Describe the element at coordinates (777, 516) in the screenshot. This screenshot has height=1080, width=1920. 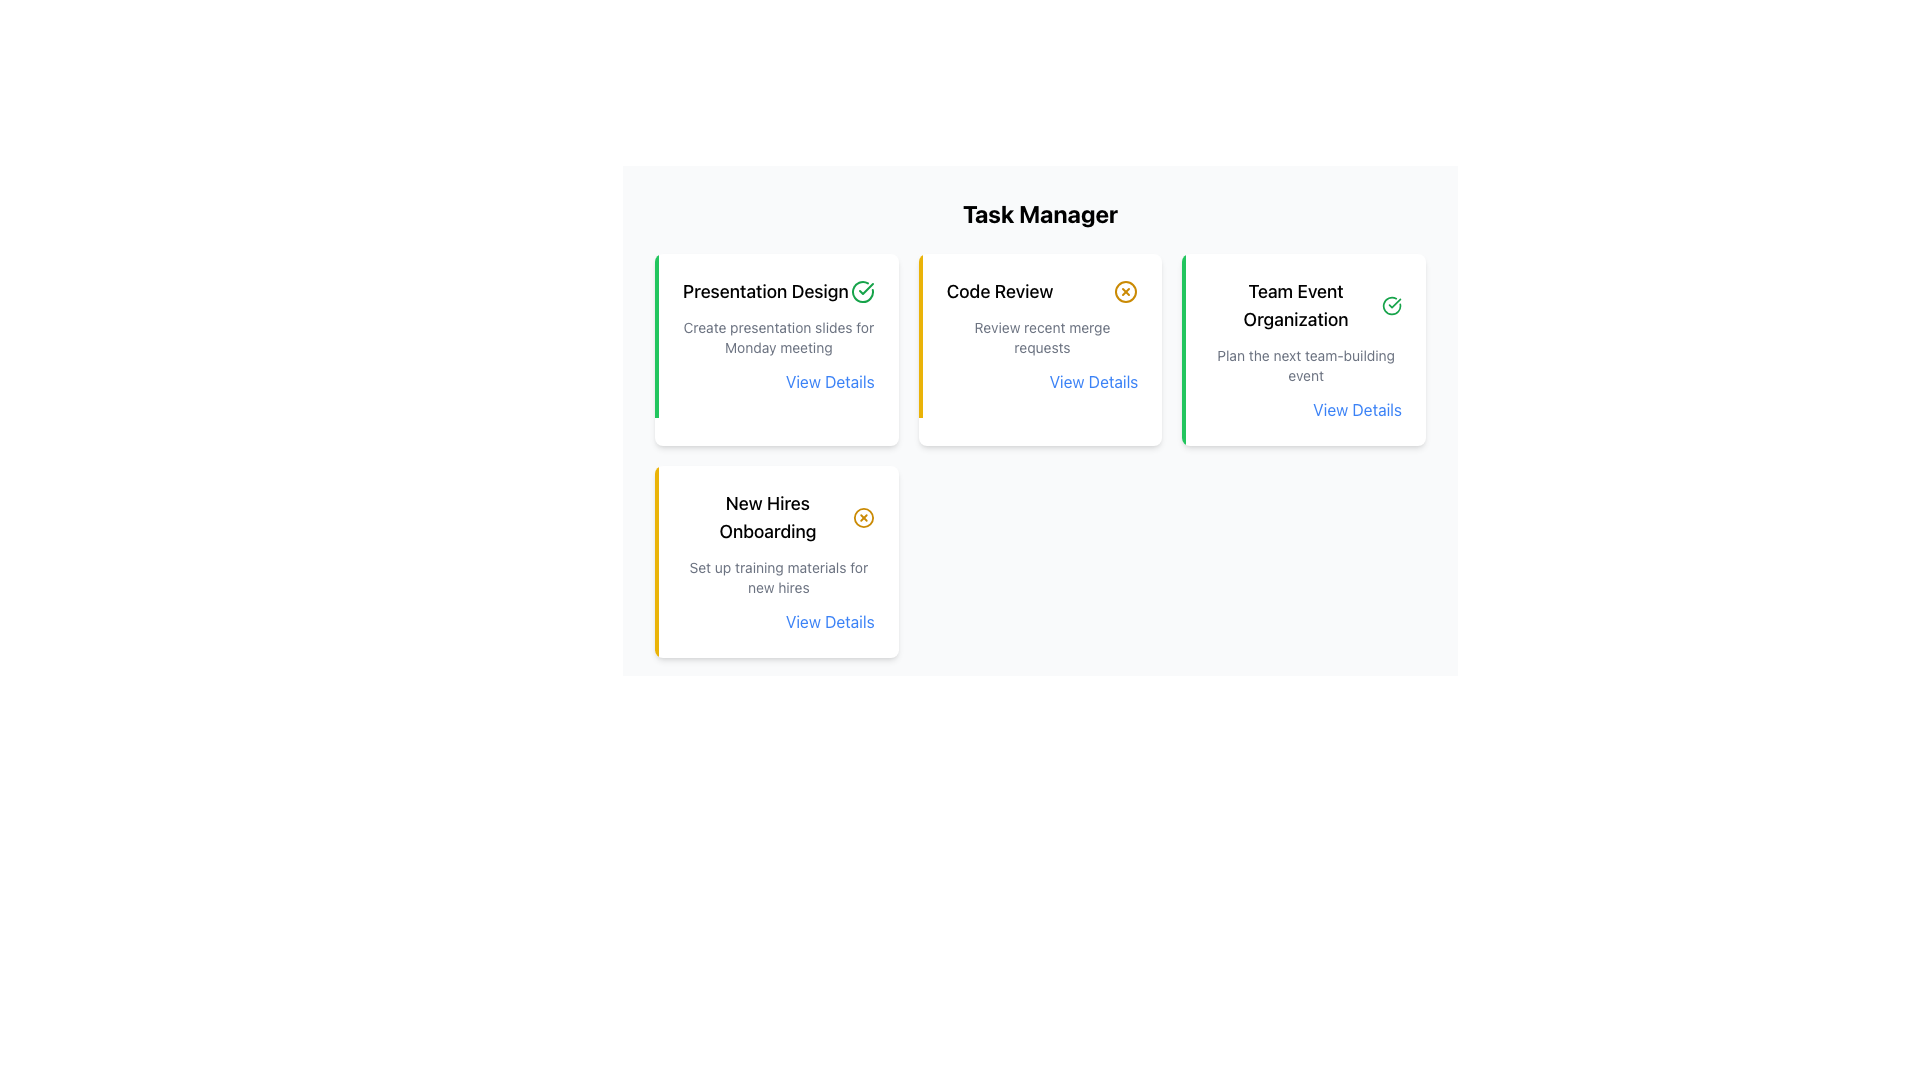
I see `the text label that serves as the title of the 'New Hires Onboarding' card, positioned in the middle row of the grid layout` at that location.